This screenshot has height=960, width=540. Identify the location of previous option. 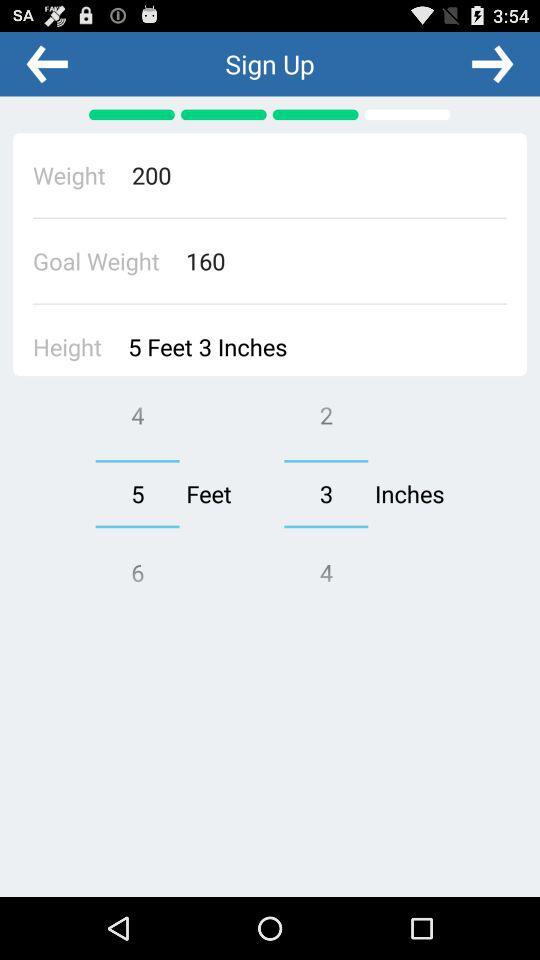
(47, 63).